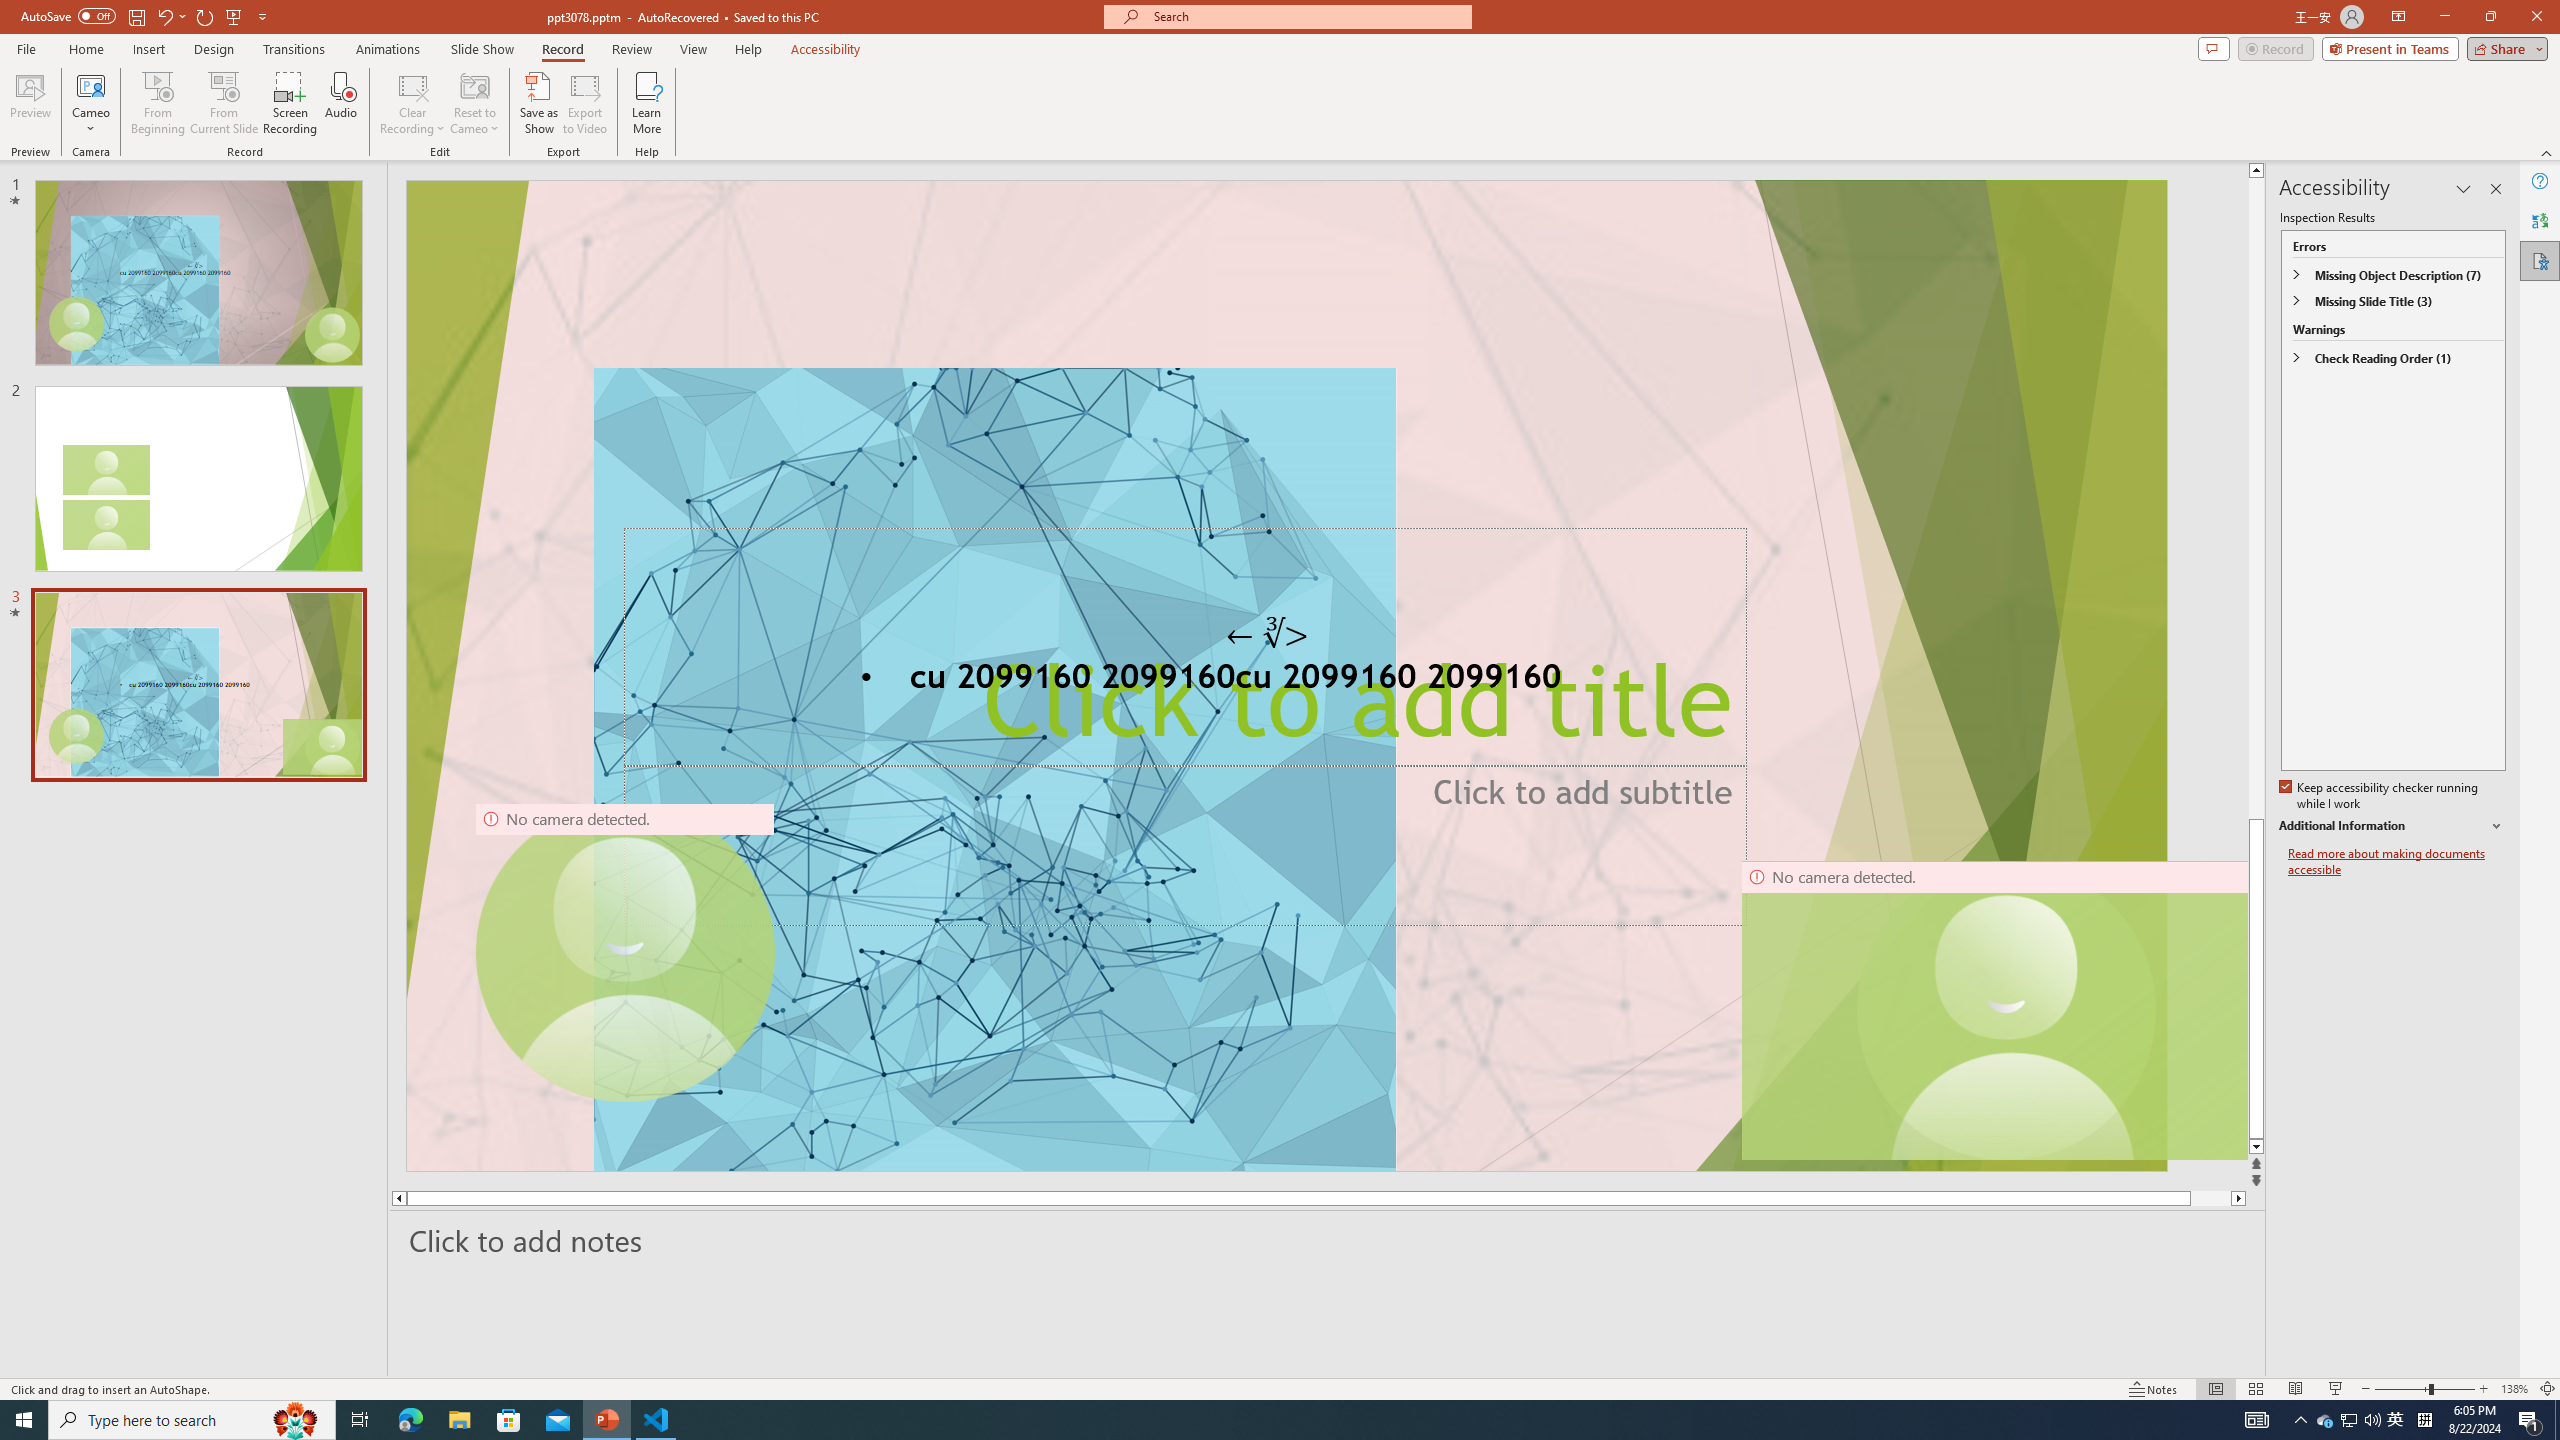 The image size is (2560, 1440). I want to click on 'Clear Recording', so click(412, 103).